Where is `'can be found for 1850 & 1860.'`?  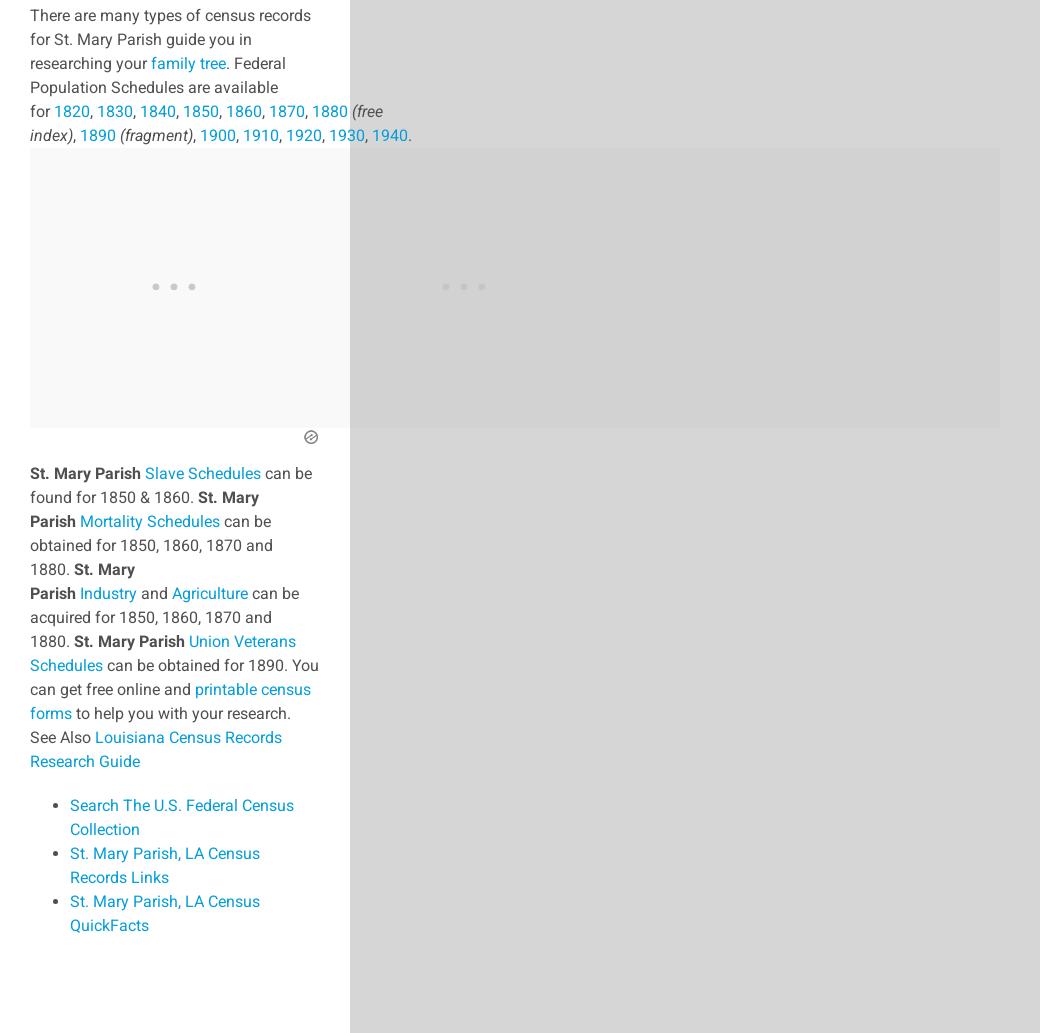 'can be found for 1850 & 1860.' is located at coordinates (28, 484).